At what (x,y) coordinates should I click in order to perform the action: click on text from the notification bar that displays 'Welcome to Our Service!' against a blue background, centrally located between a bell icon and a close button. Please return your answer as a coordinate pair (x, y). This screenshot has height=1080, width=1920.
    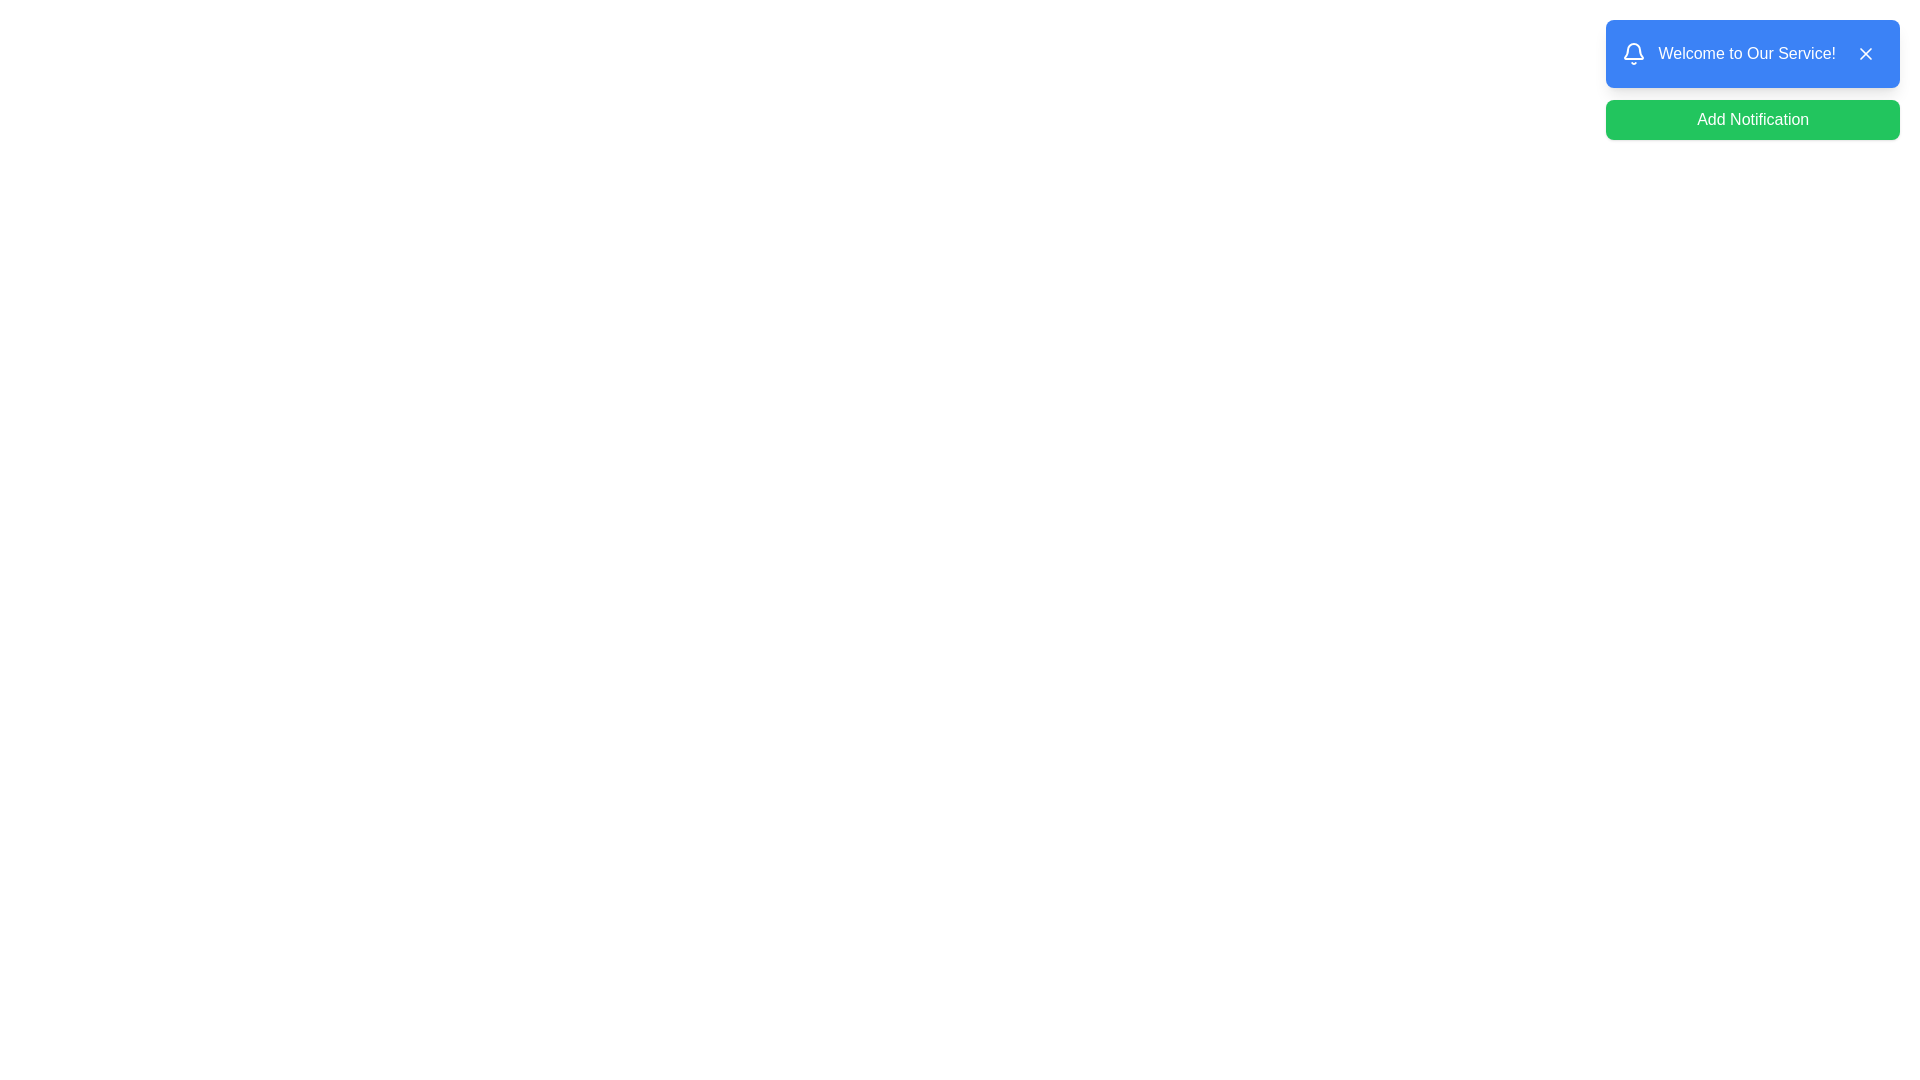
    Looking at the image, I should click on (1746, 53).